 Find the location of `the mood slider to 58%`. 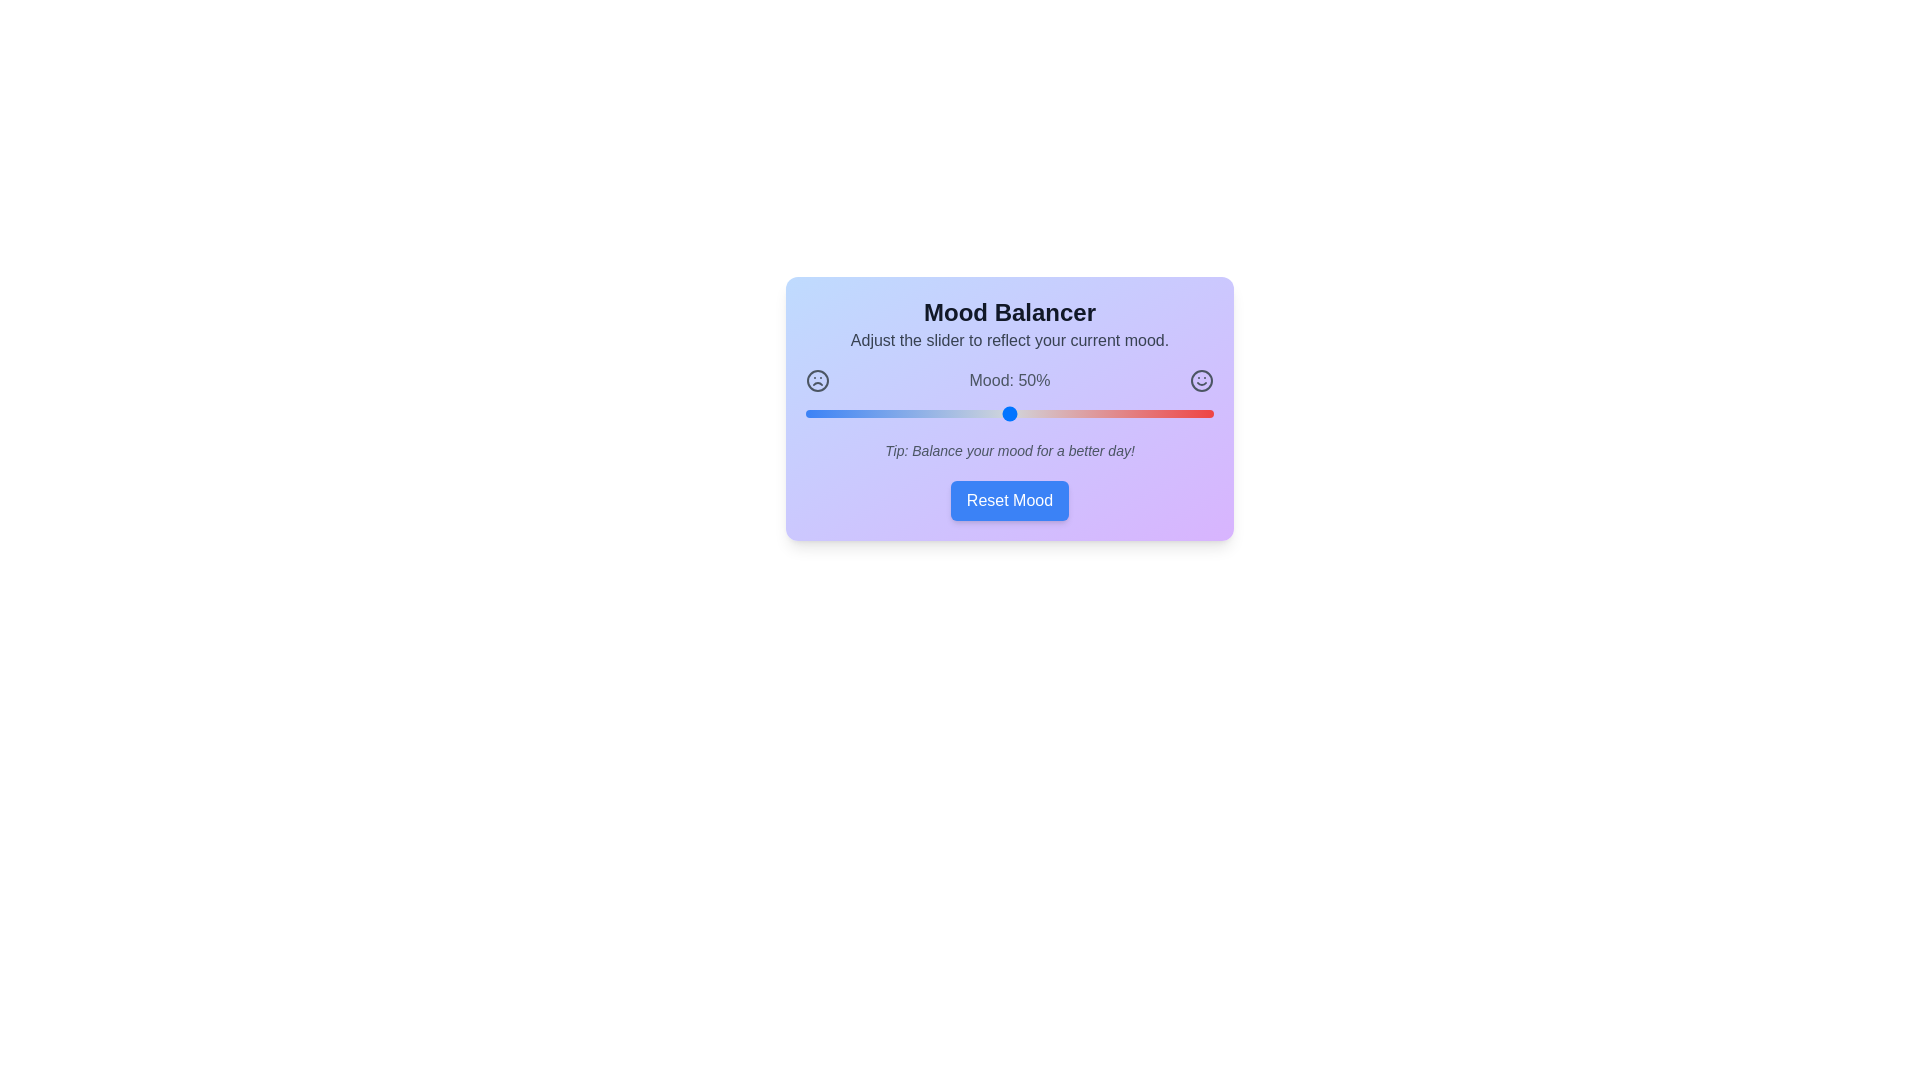

the mood slider to 58% is located at coordinates (1041, 412).